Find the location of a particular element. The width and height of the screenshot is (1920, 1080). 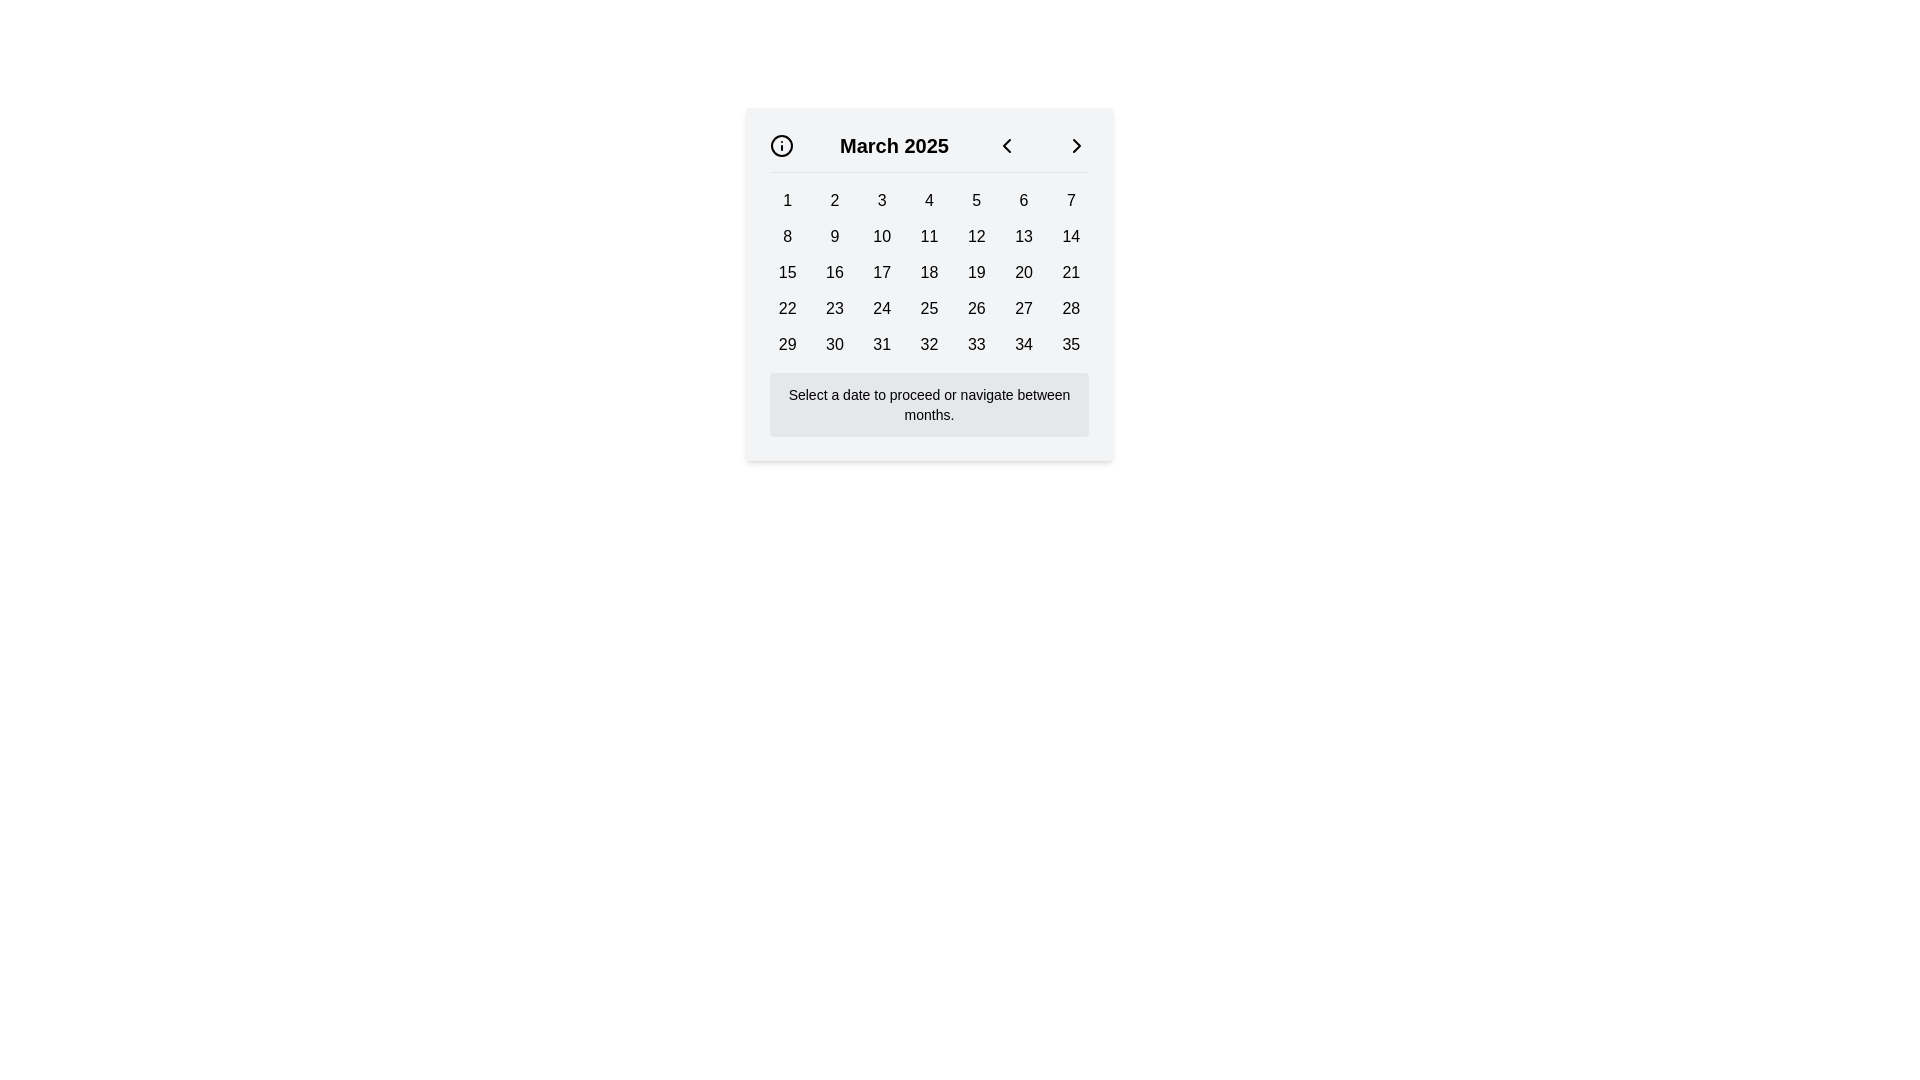

the calendar button representing the 26th day of March 2025 is located at coordinates (976, 308).